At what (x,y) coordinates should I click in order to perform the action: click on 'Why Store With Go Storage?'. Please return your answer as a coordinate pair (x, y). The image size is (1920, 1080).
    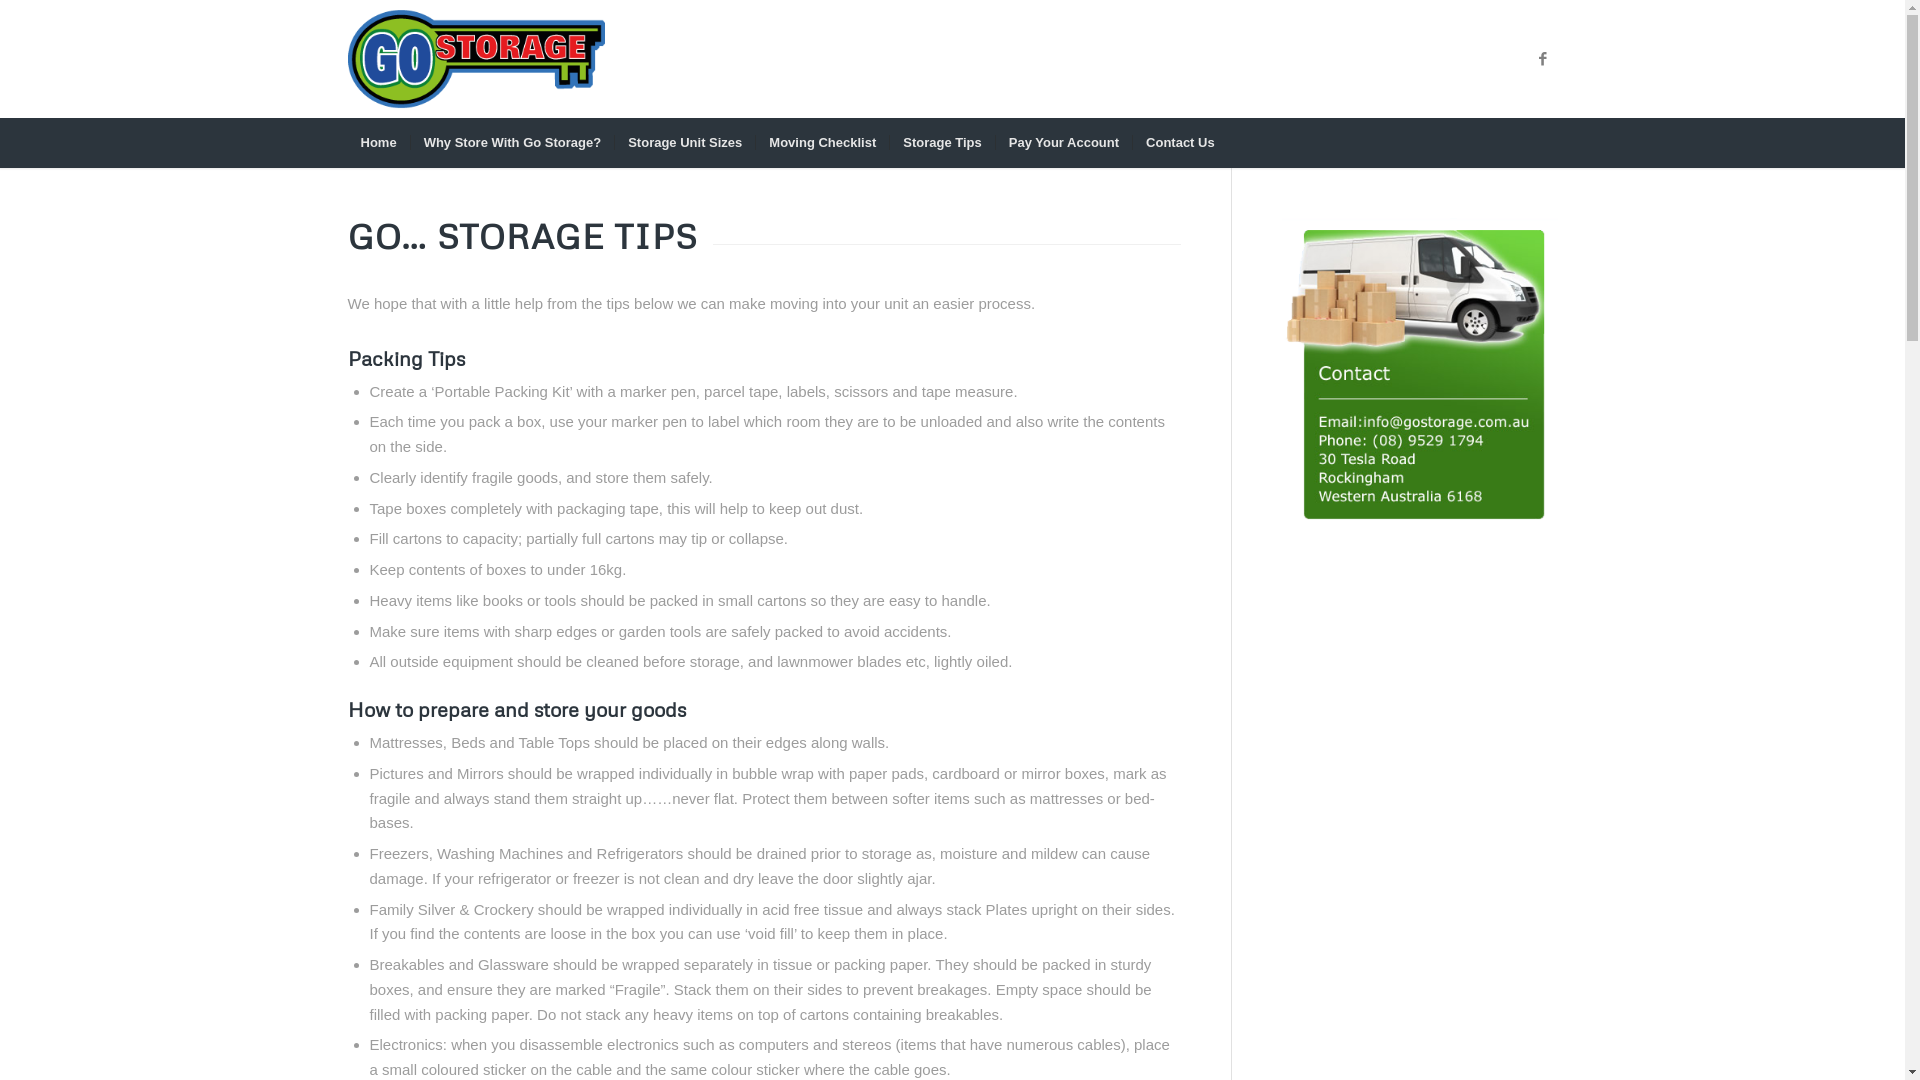
    Looking at the image, I should click on (512, 141).